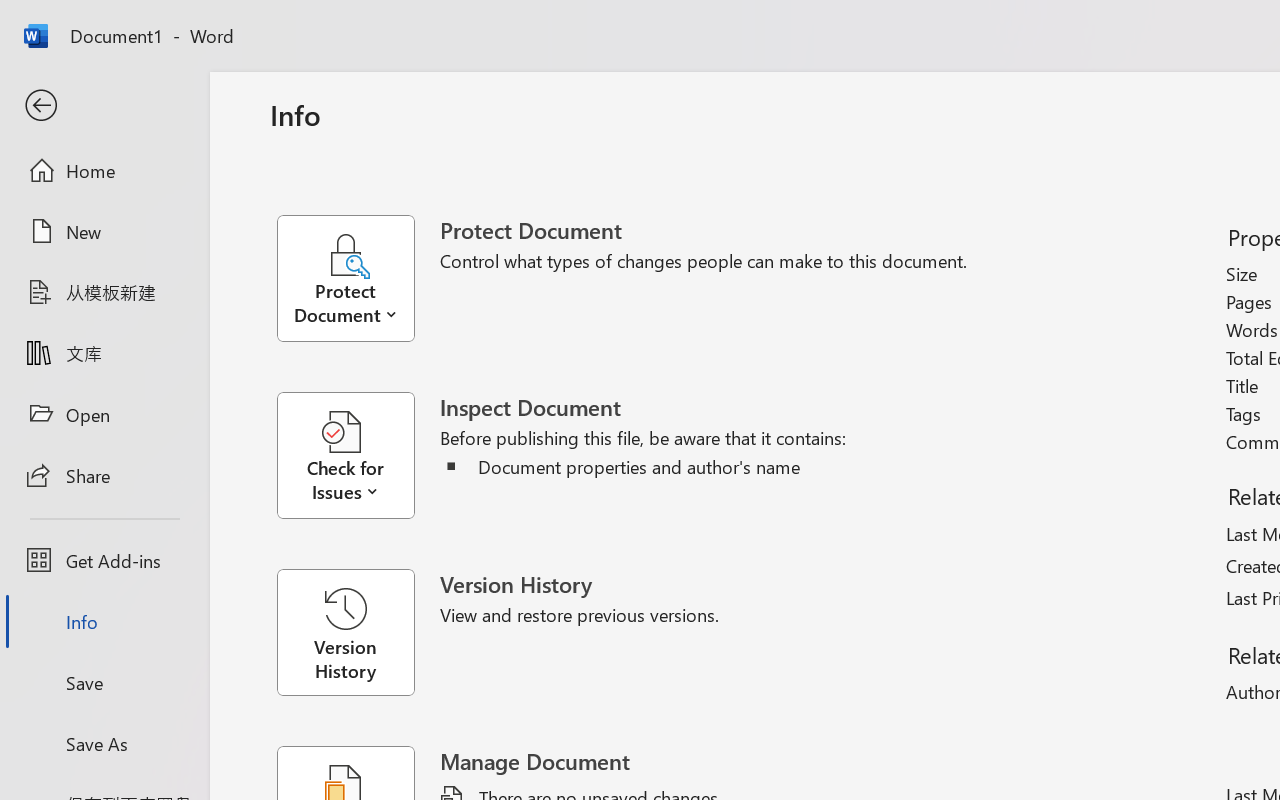  What do you see at coordinates (358, 278) in the screenshot?
I see `'Protect Document'` at bounding box center [358, 278].